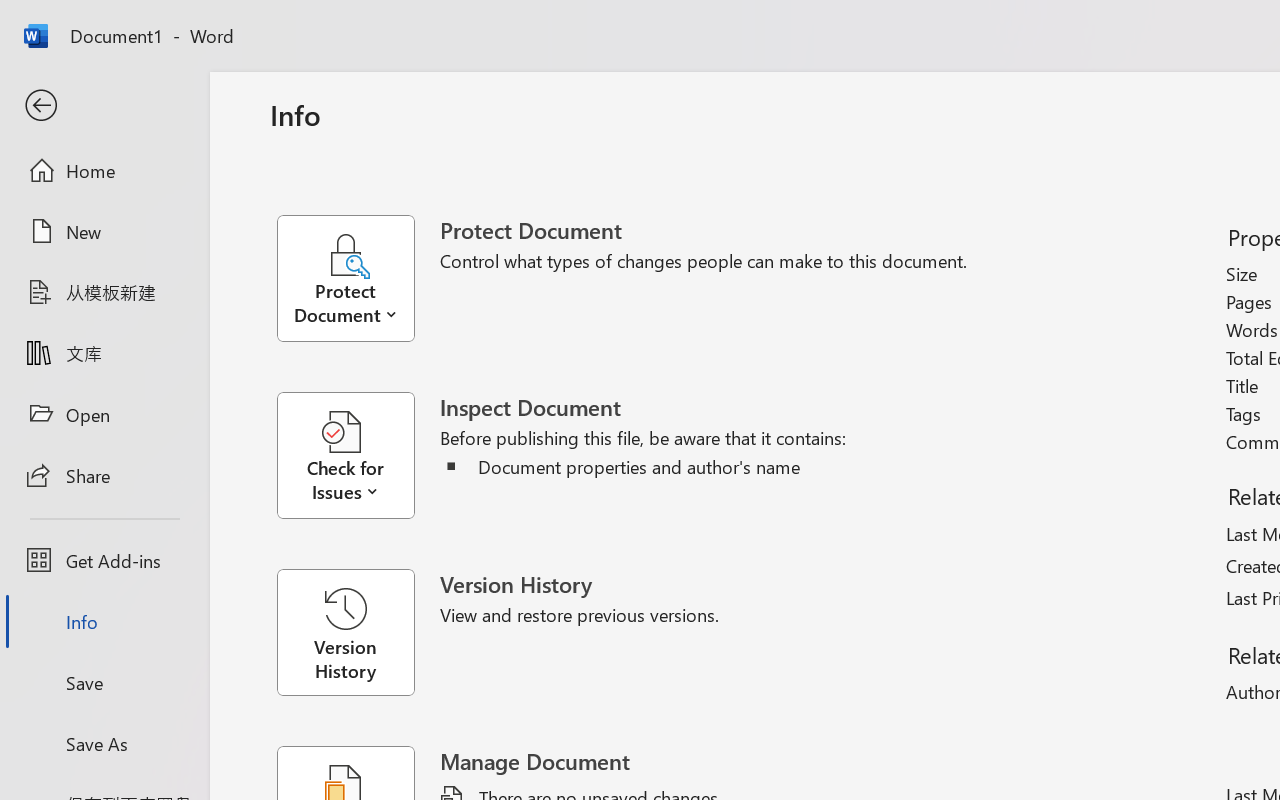  What do you see at coordinates (358, 278) in the screenshot?
I see `'Protect Document'` at bounding box center [358, 278].